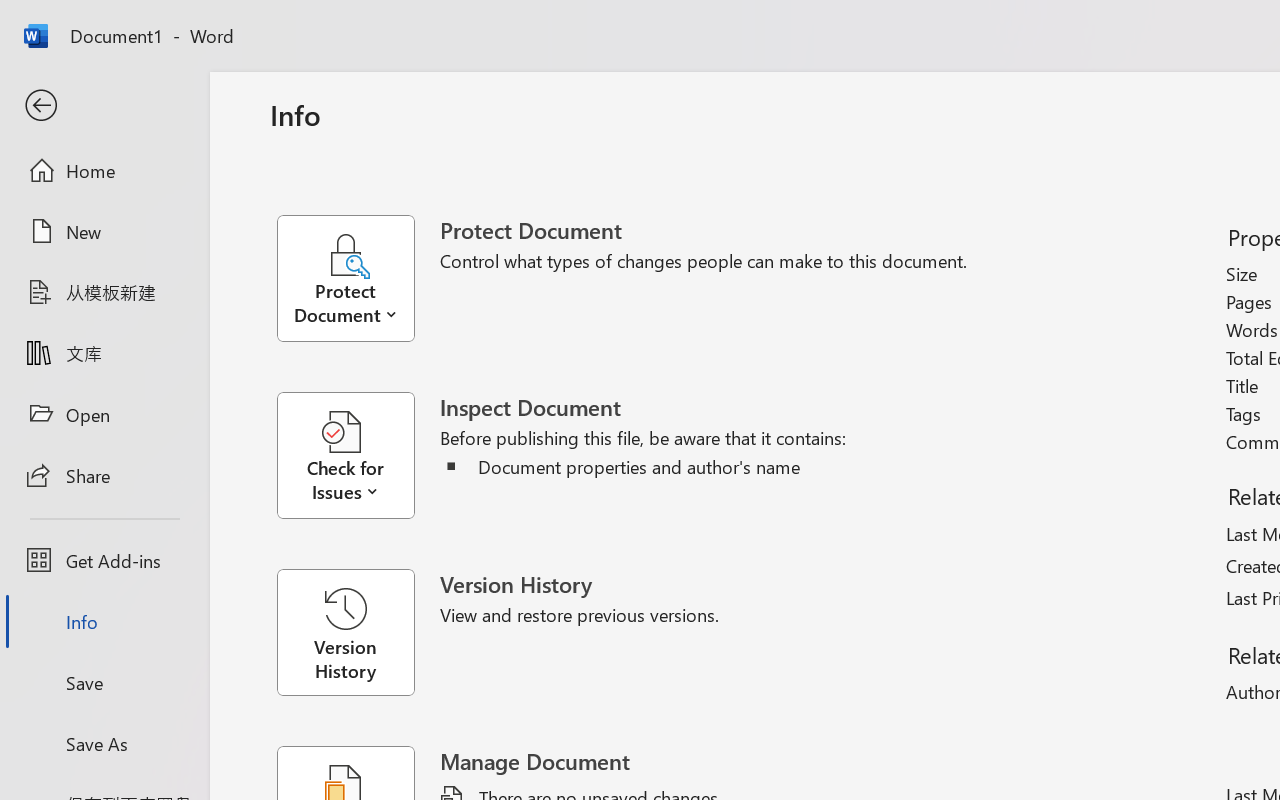  What do you see at coordinates (358, 278) in the screenshot?
I see `'Protect Document'` at bounding box center [358, 278].